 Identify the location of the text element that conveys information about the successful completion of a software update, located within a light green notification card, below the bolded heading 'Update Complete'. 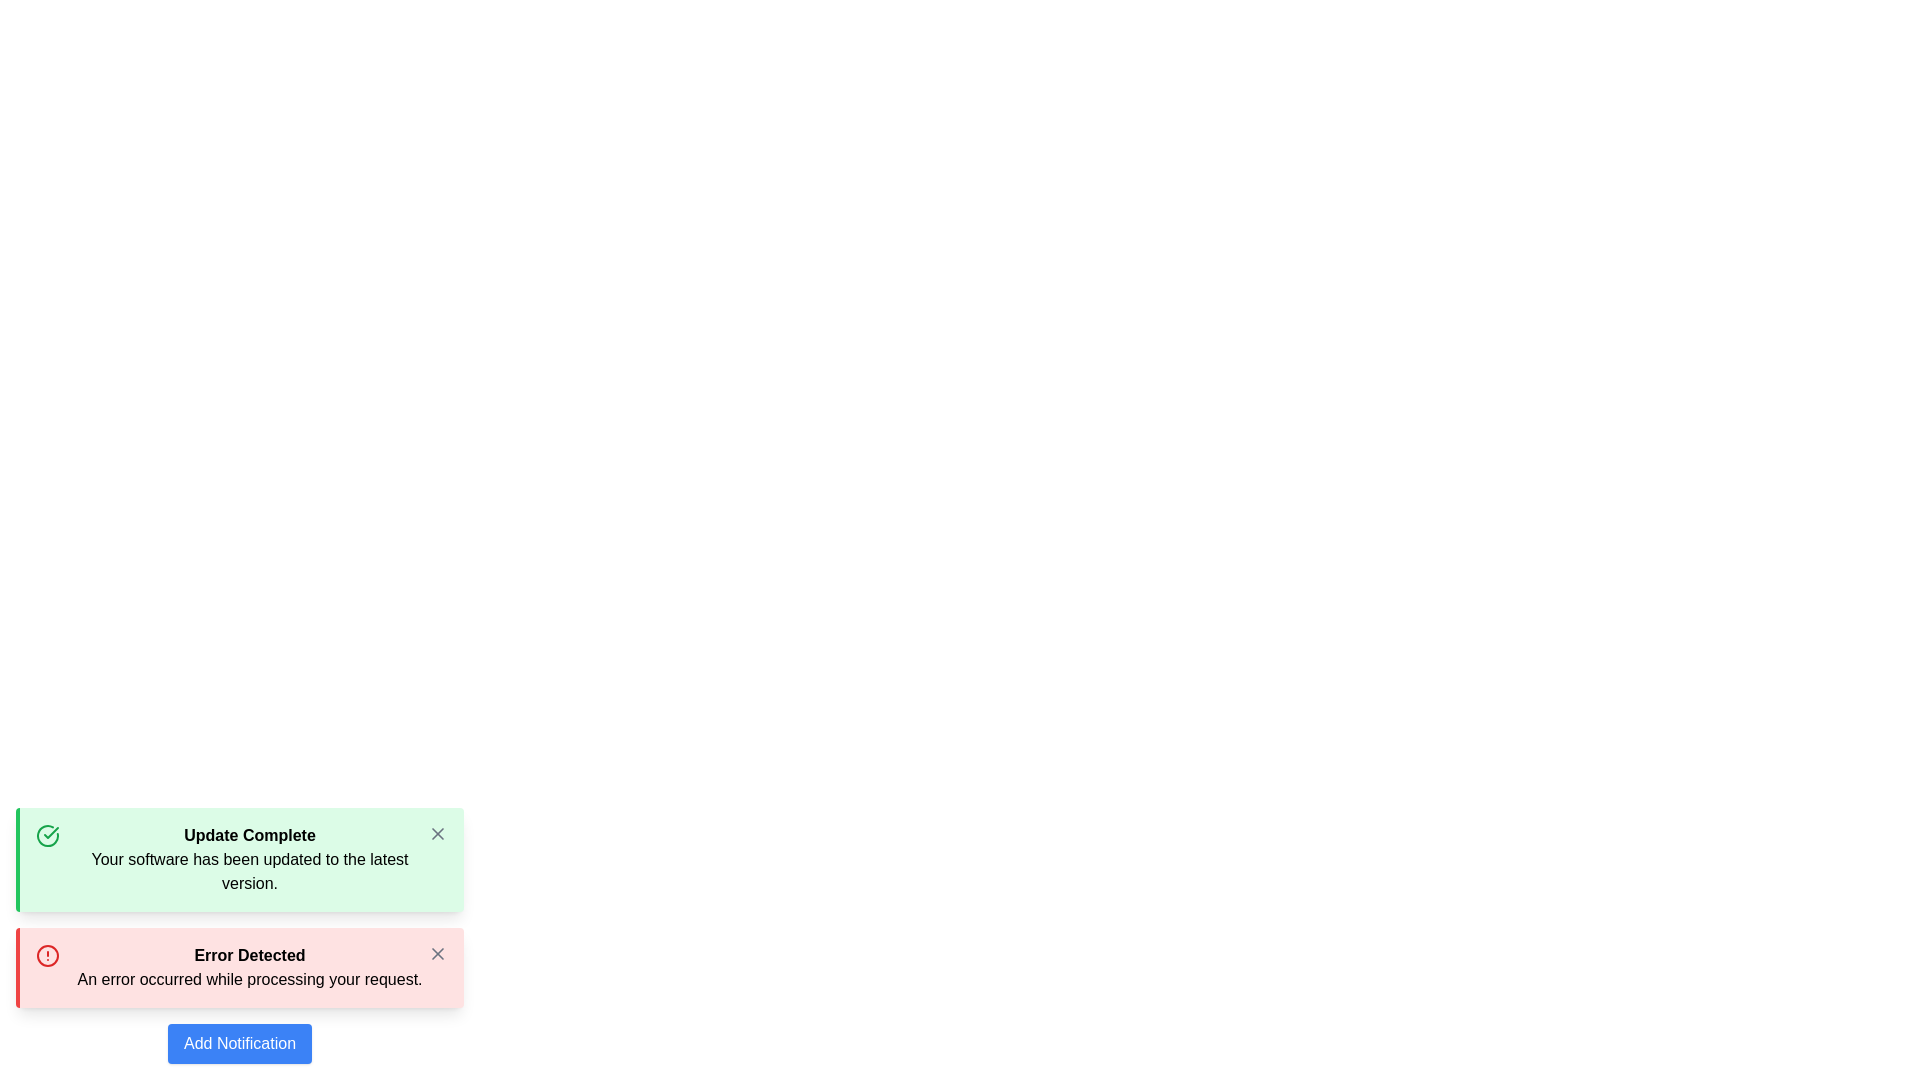
(248, 870).